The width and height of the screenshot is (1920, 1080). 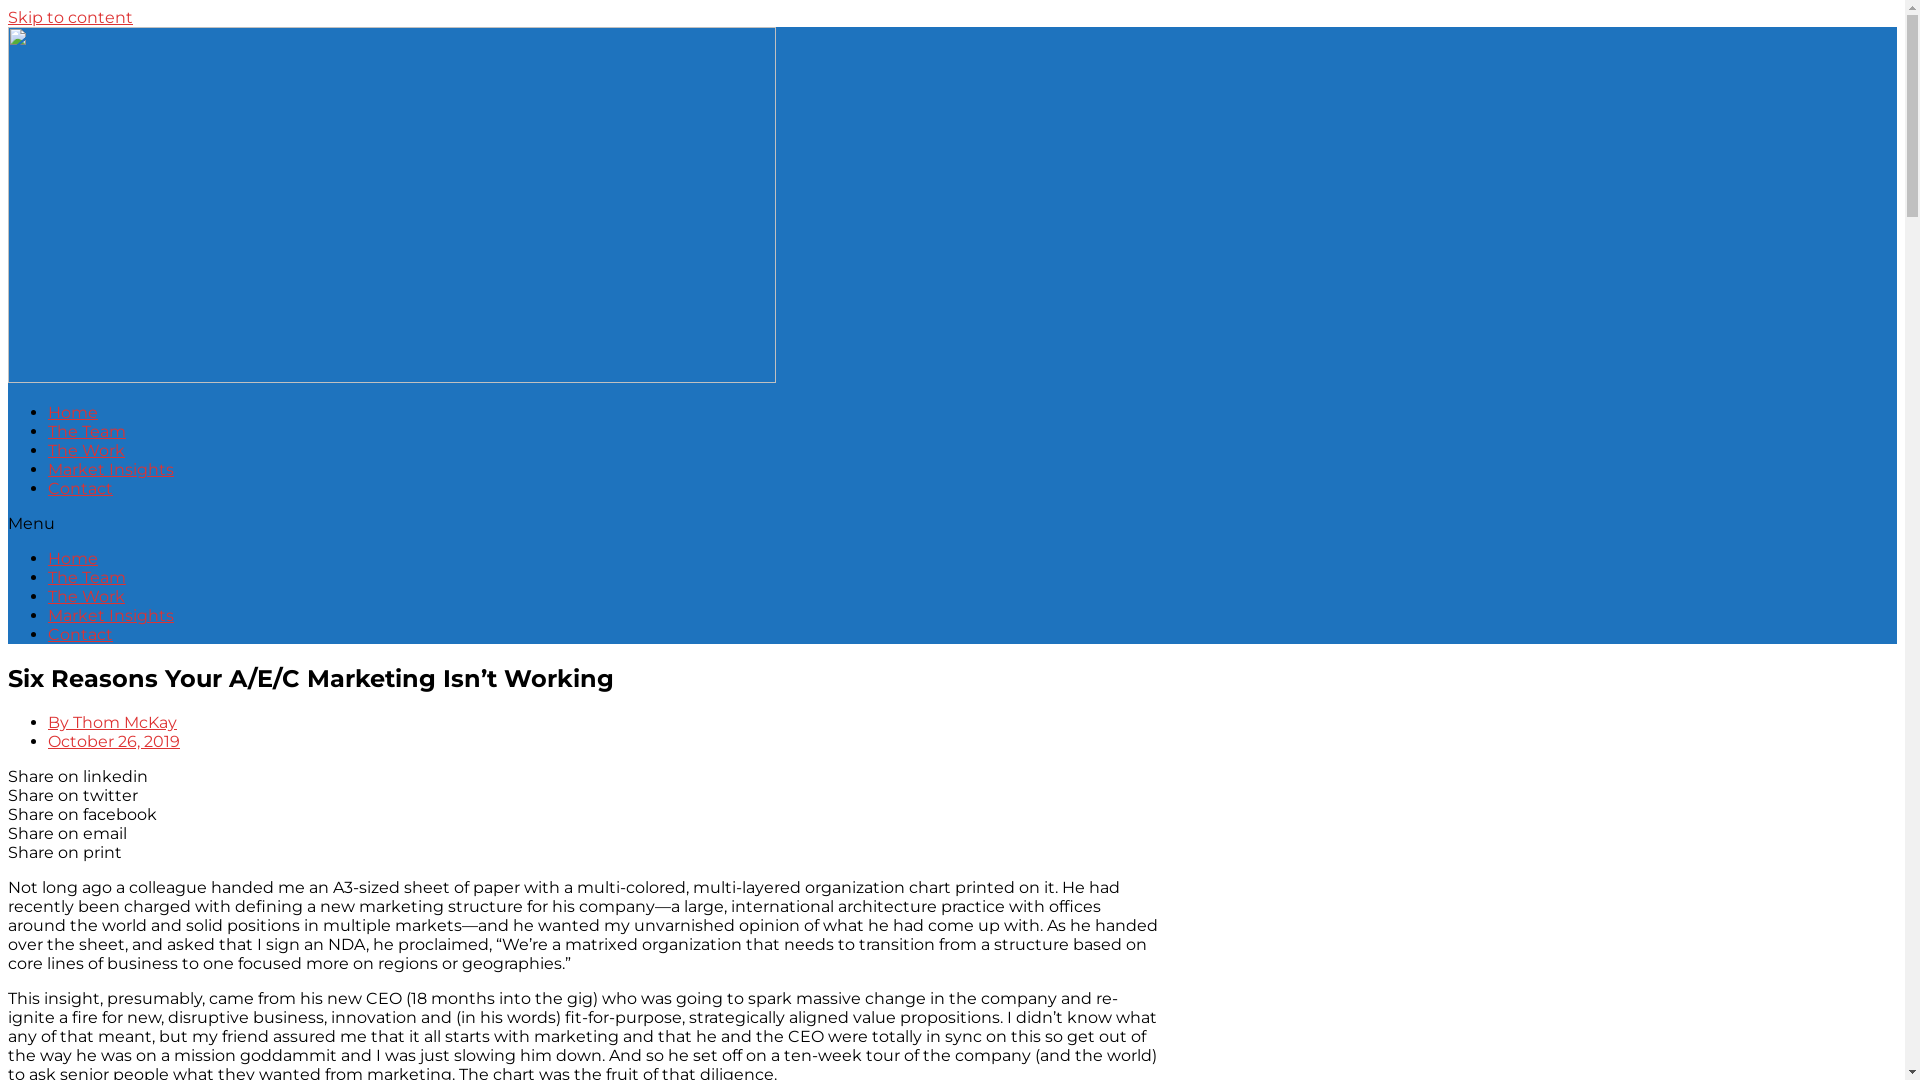 I want to click on 'Contact', so click(x=80, y=634).